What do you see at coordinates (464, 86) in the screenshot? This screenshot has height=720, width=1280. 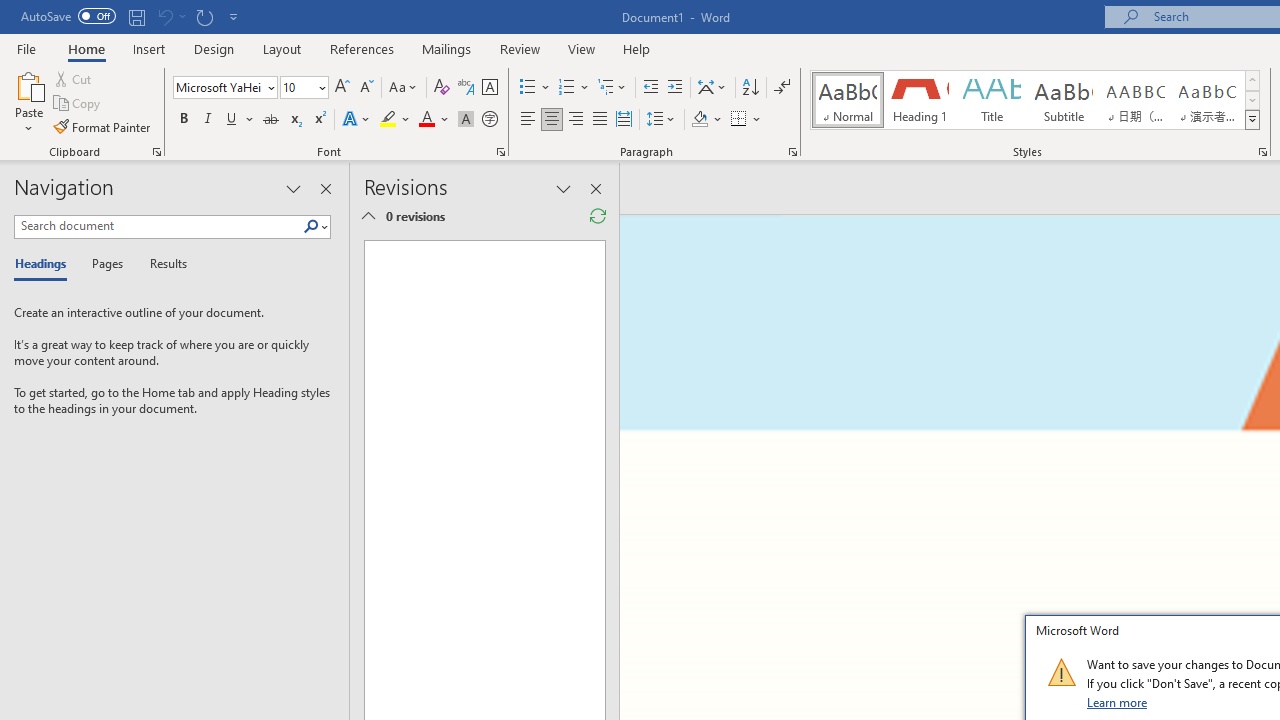 I see `'Phonetic Guide...'` at bounding box center [464, 86].